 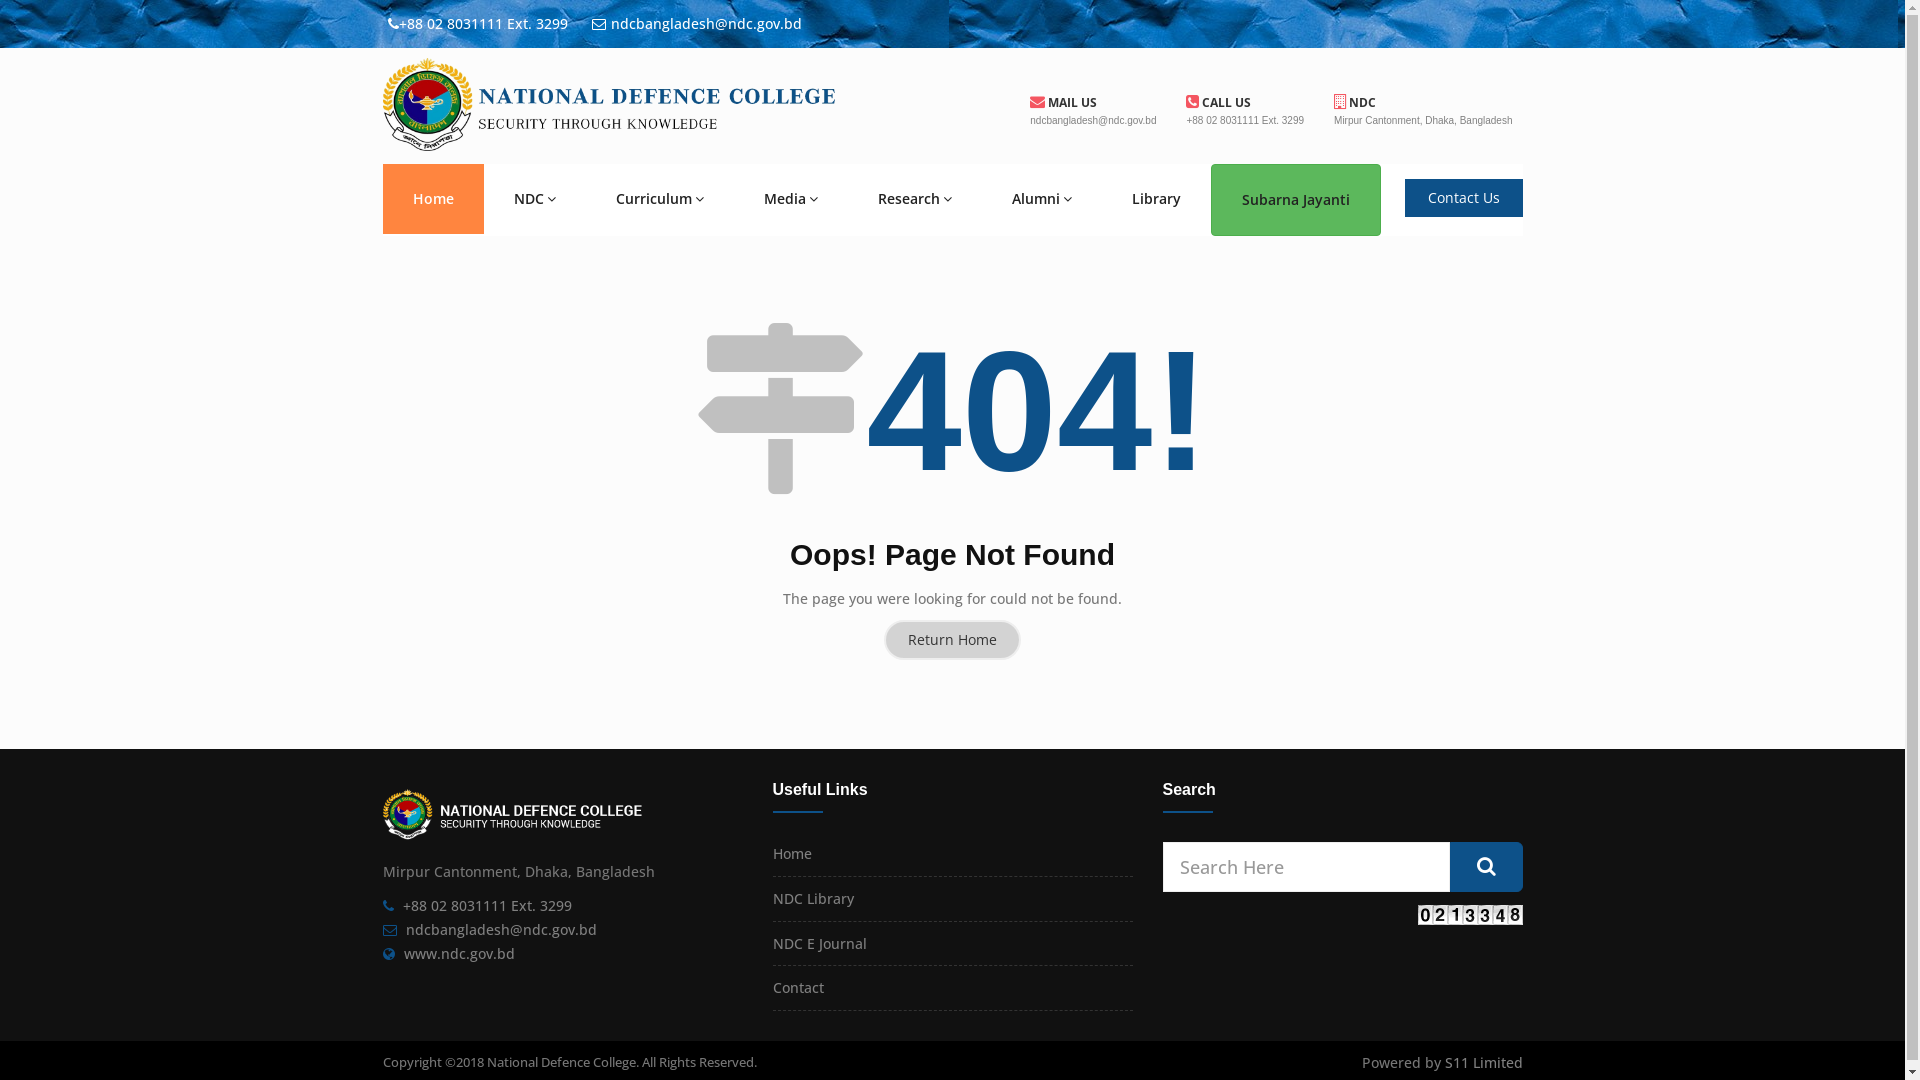 I want to click on 'CALL US', so click(x=1217, y=102).